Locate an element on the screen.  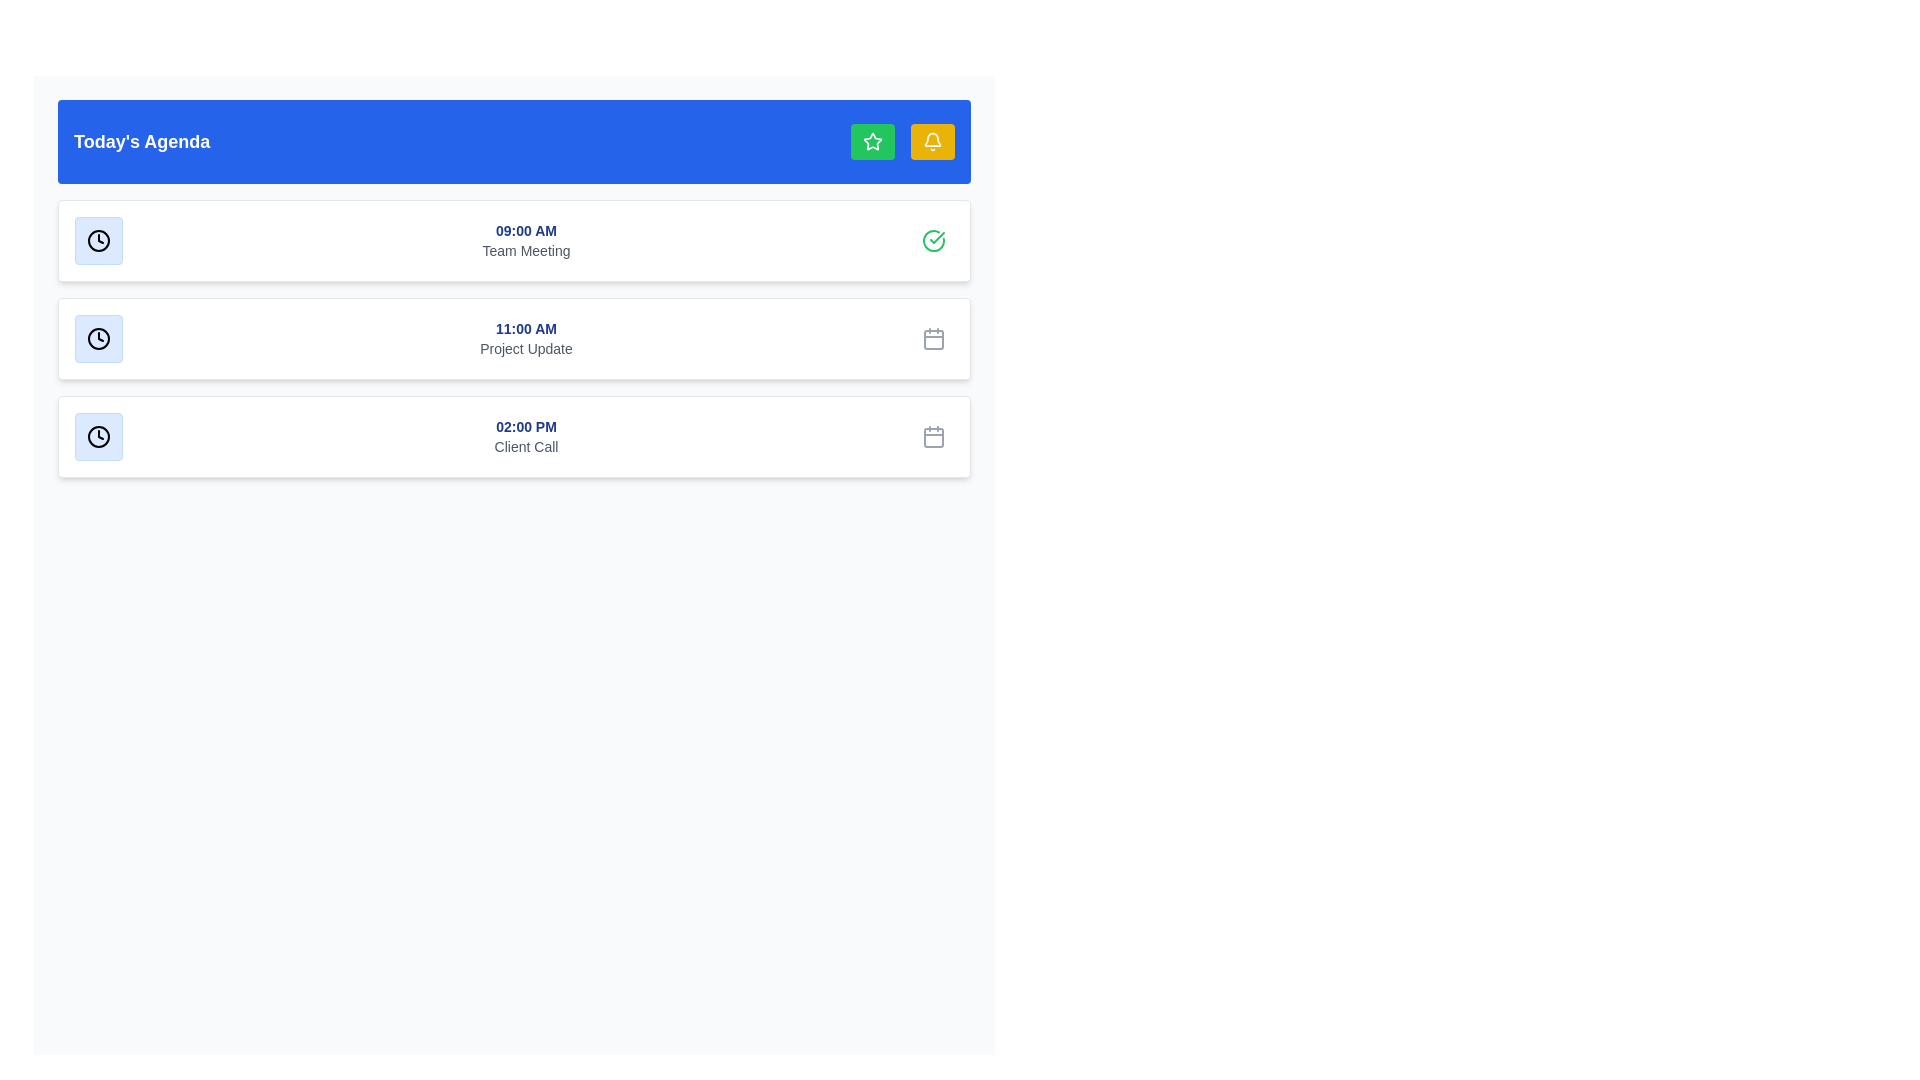
the star-shaped green icon with a white border located in the top-right section of the interface is located at coordinates (873, 140).